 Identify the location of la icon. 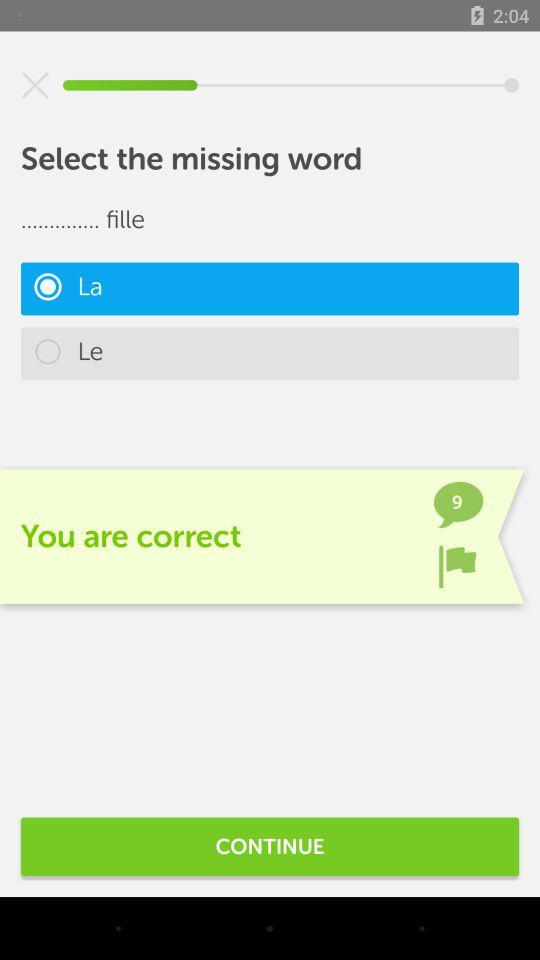
(270, 287).